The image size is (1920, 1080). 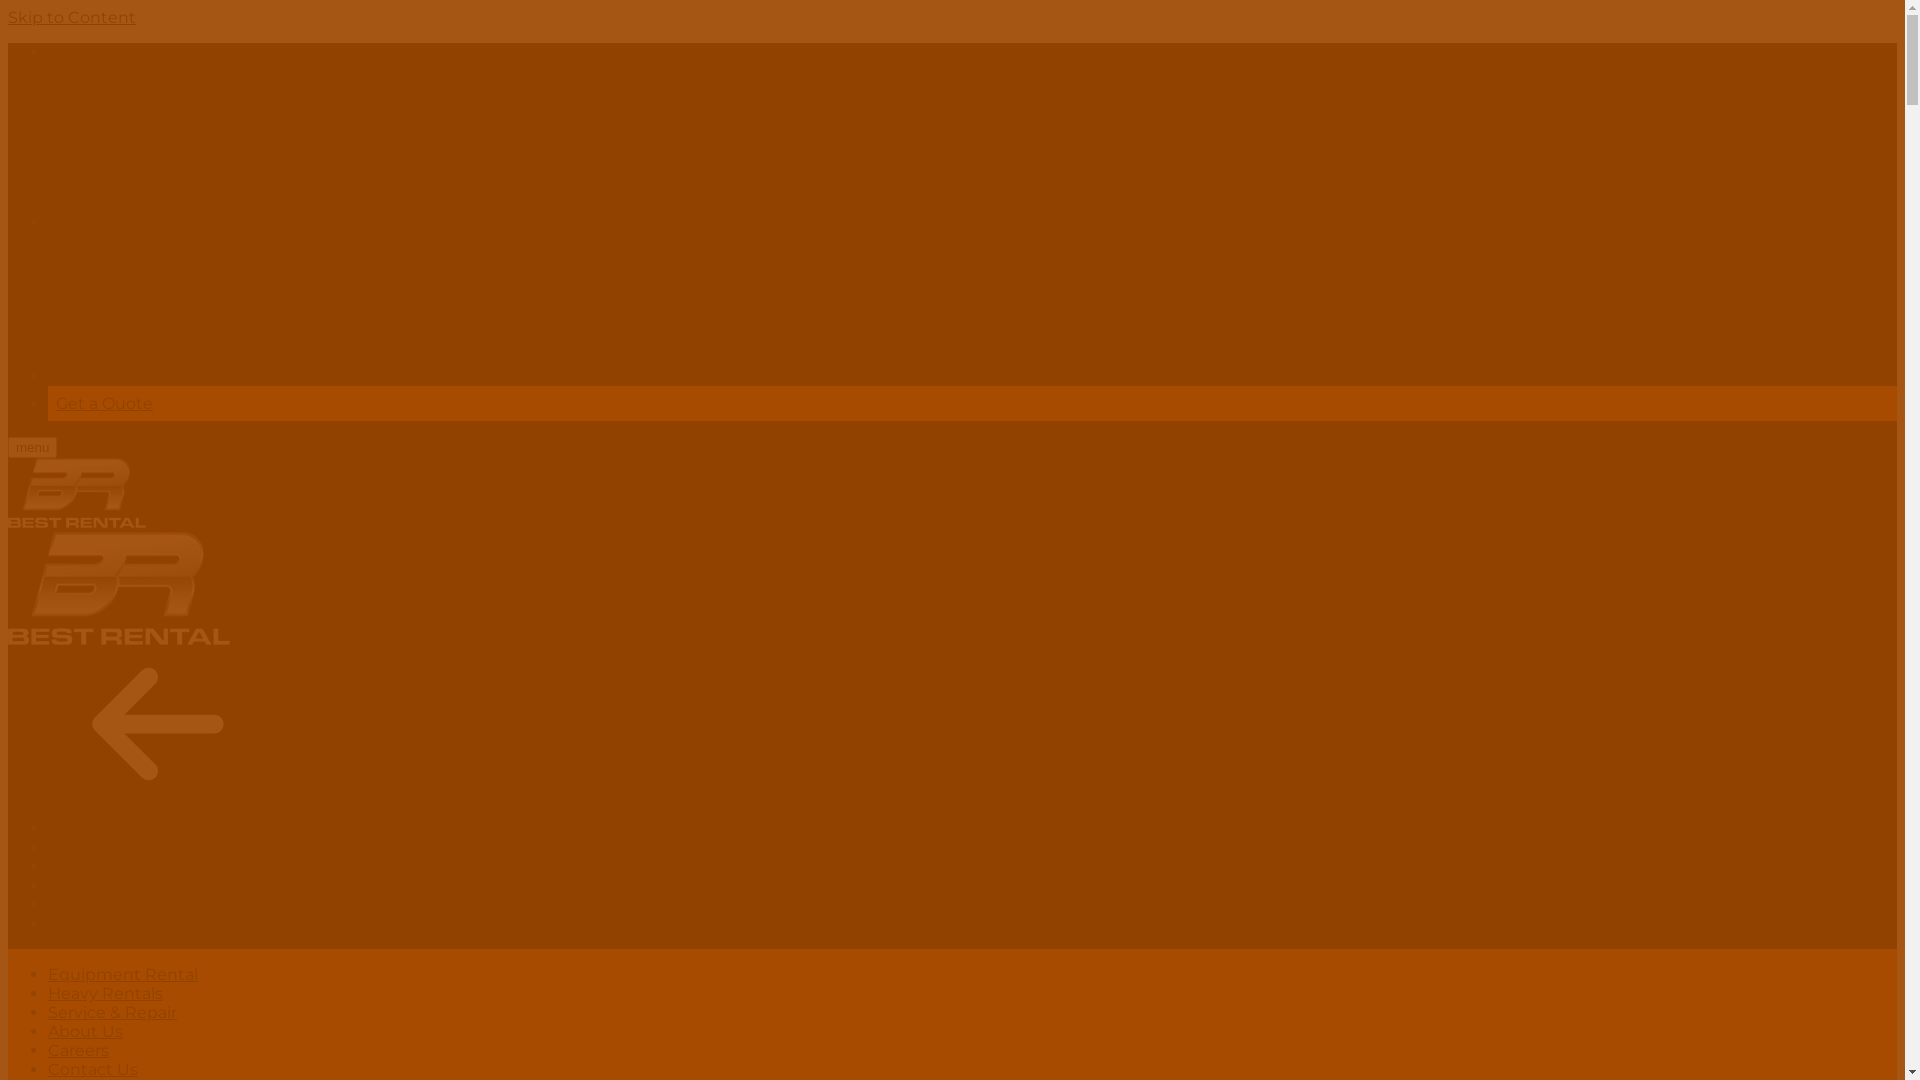 I want to click on 'Equipment Rental', so click(x=48, y=973).